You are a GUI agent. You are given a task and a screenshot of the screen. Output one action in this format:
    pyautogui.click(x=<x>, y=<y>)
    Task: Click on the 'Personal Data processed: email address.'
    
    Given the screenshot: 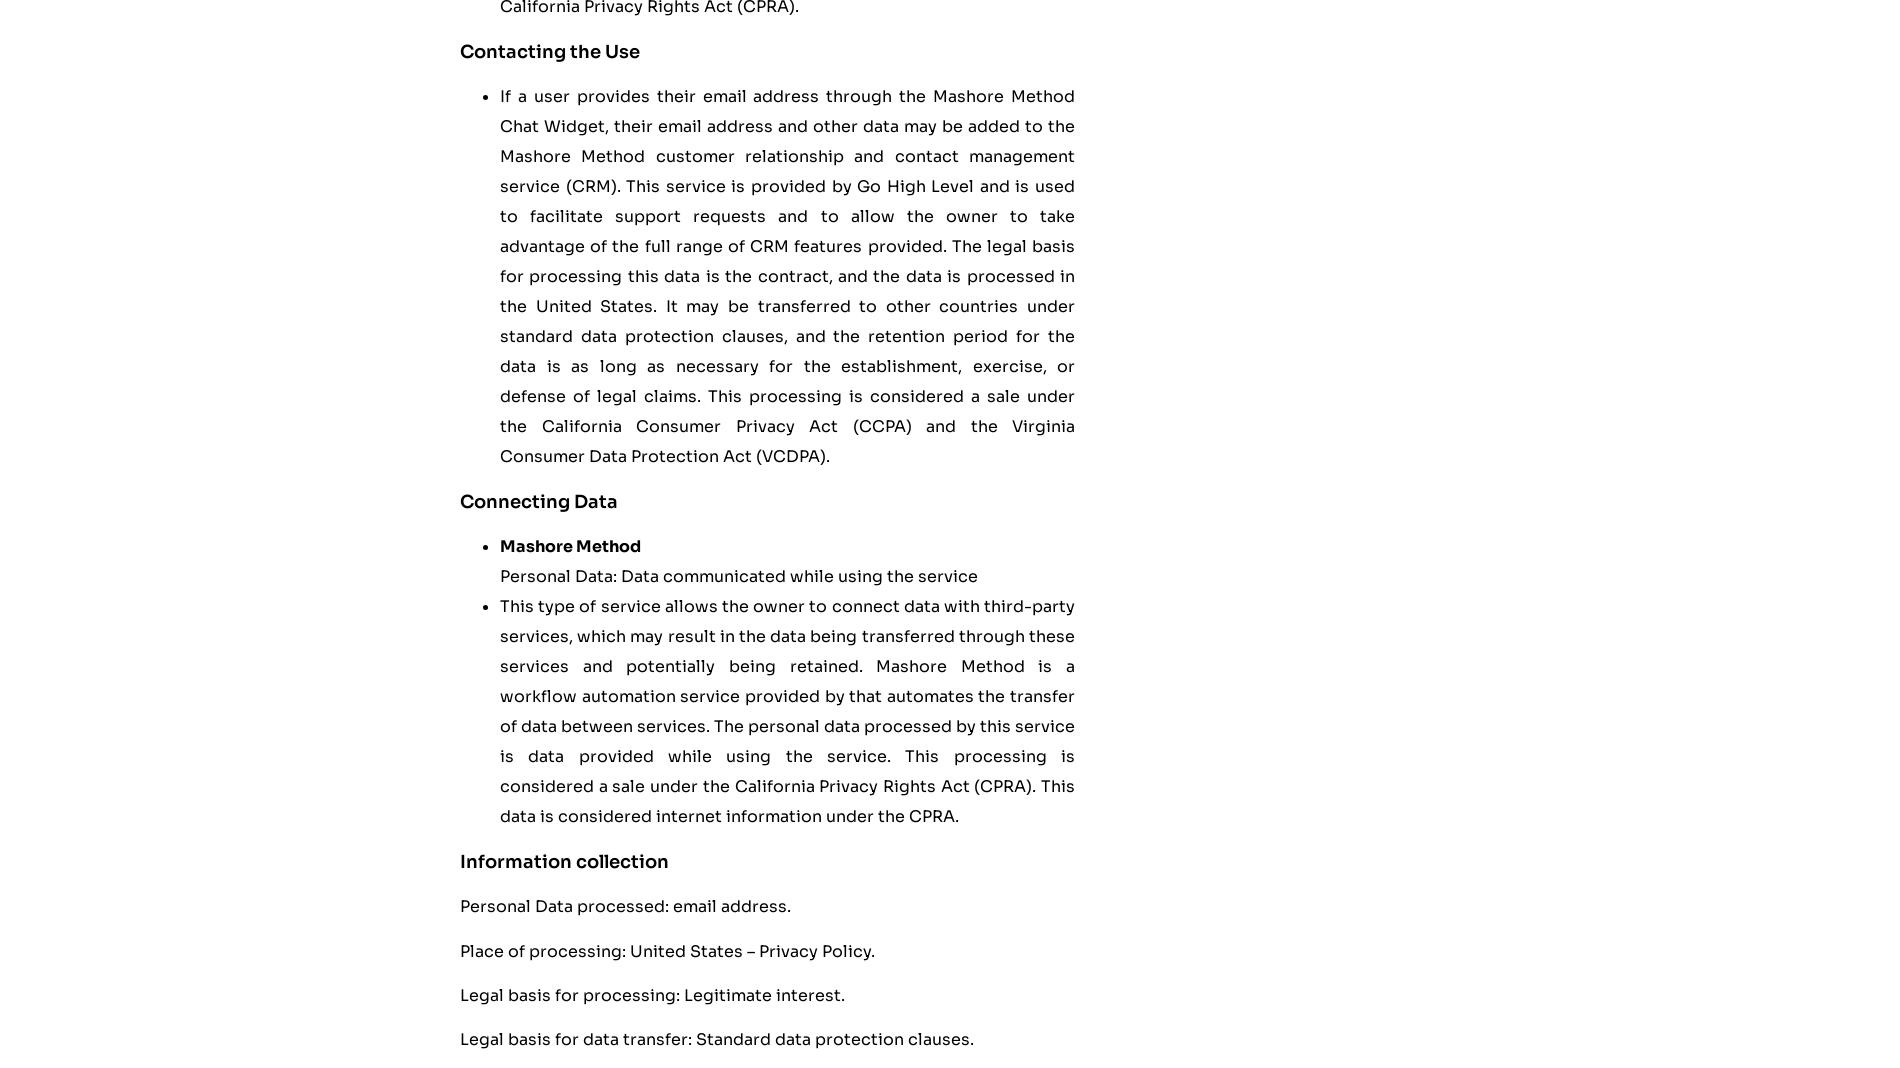 What is the action you would take?
    pyautogui.click(x=458, y=905)
    